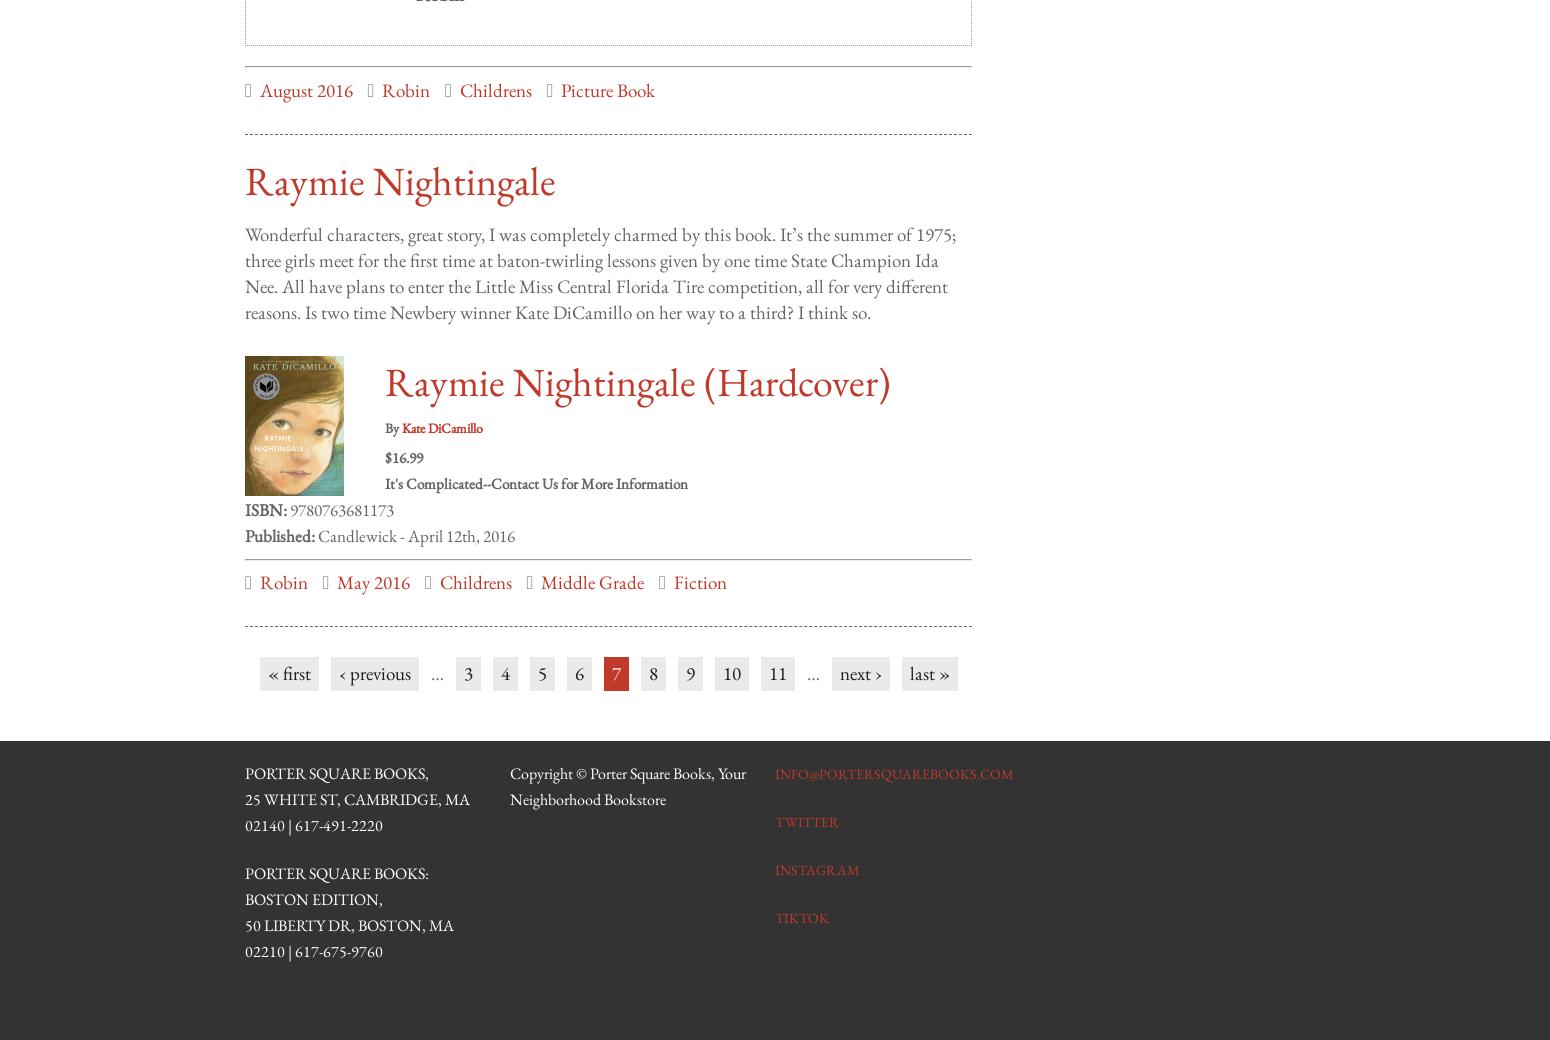 This screenshot has width=1550, height=1040. I want to click on 'TWITTER', so click(775, 801).